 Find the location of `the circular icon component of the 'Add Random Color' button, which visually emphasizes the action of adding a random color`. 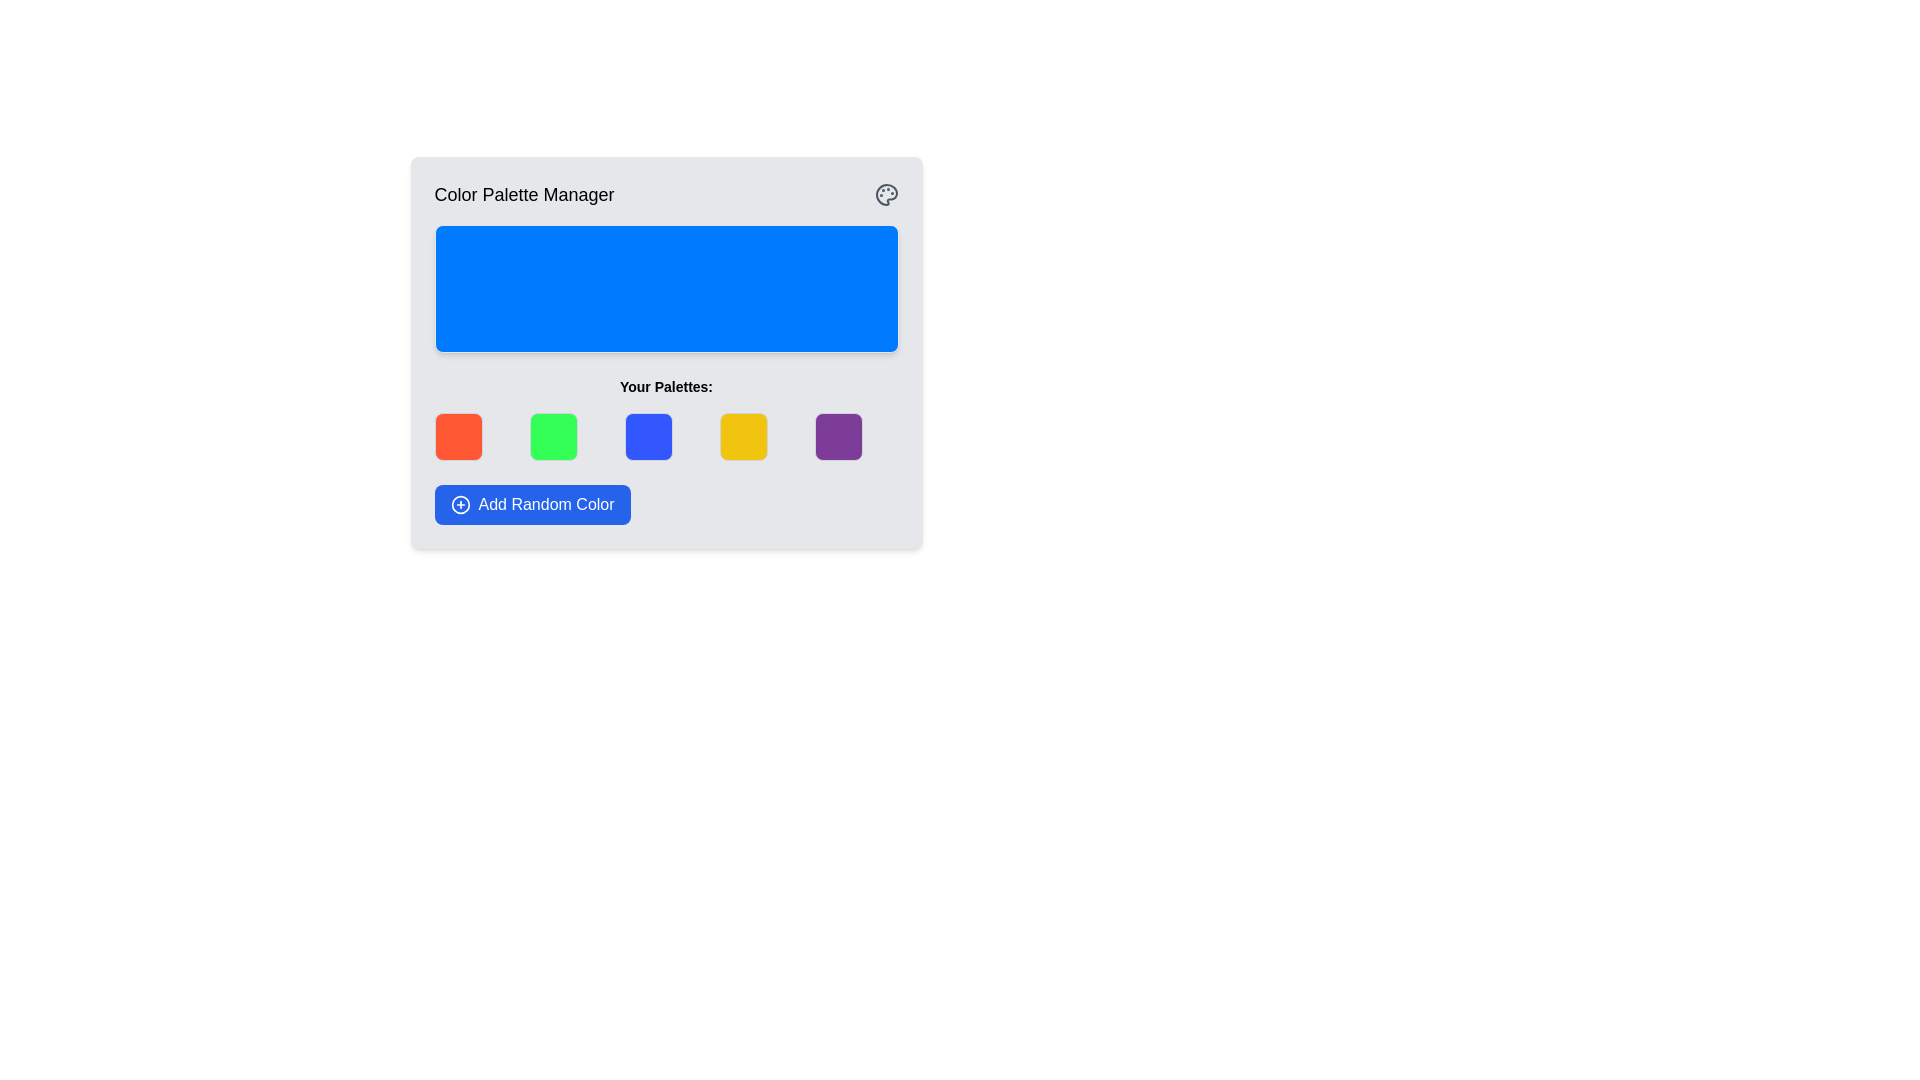

the circular icon component of the 'Add Random Color' button, which visually emphasizes the action of adding a random color is located at coordinates (459, 504).